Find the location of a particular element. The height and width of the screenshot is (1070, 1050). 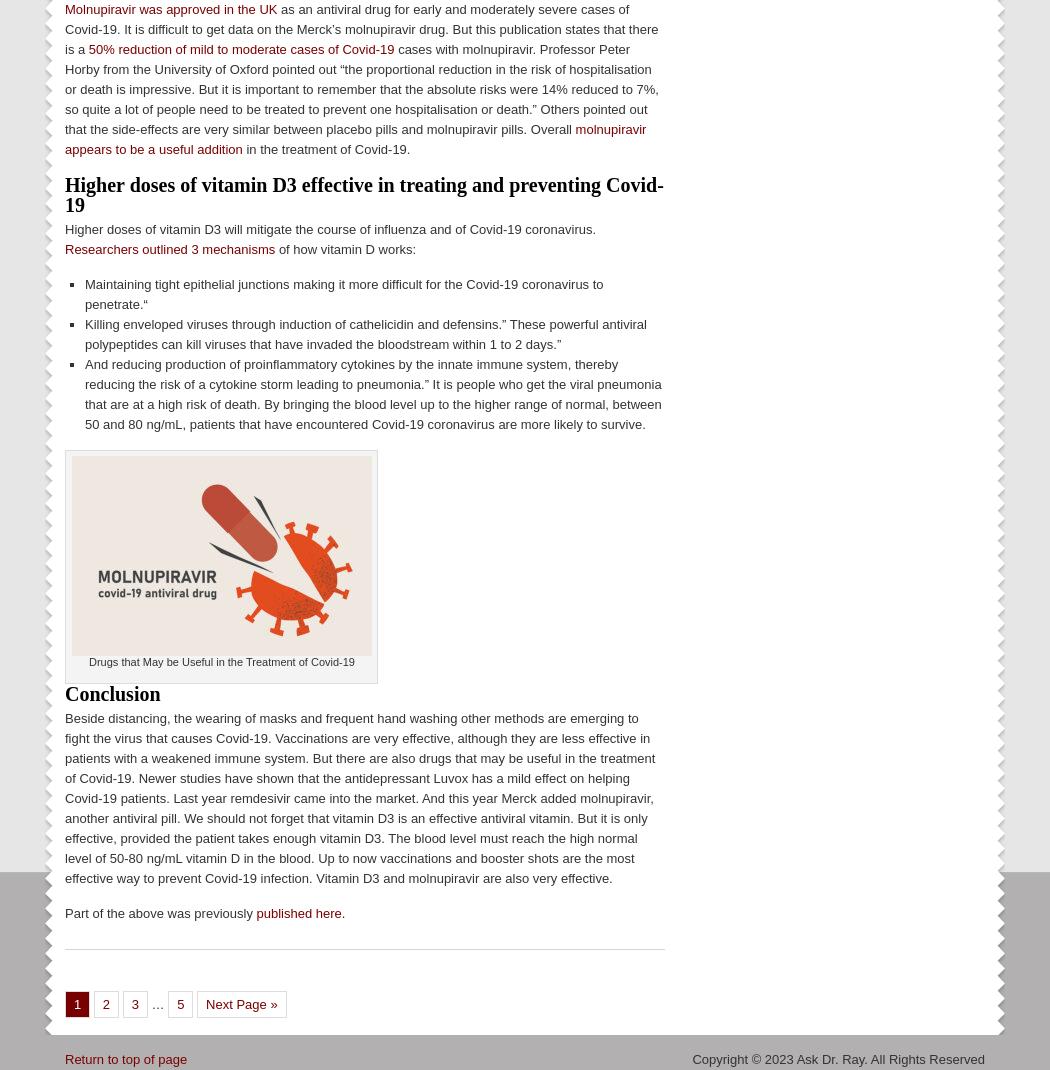

'50% reduction of mild to moderate cases of Covid-19' is located at coordinates (240, 47).